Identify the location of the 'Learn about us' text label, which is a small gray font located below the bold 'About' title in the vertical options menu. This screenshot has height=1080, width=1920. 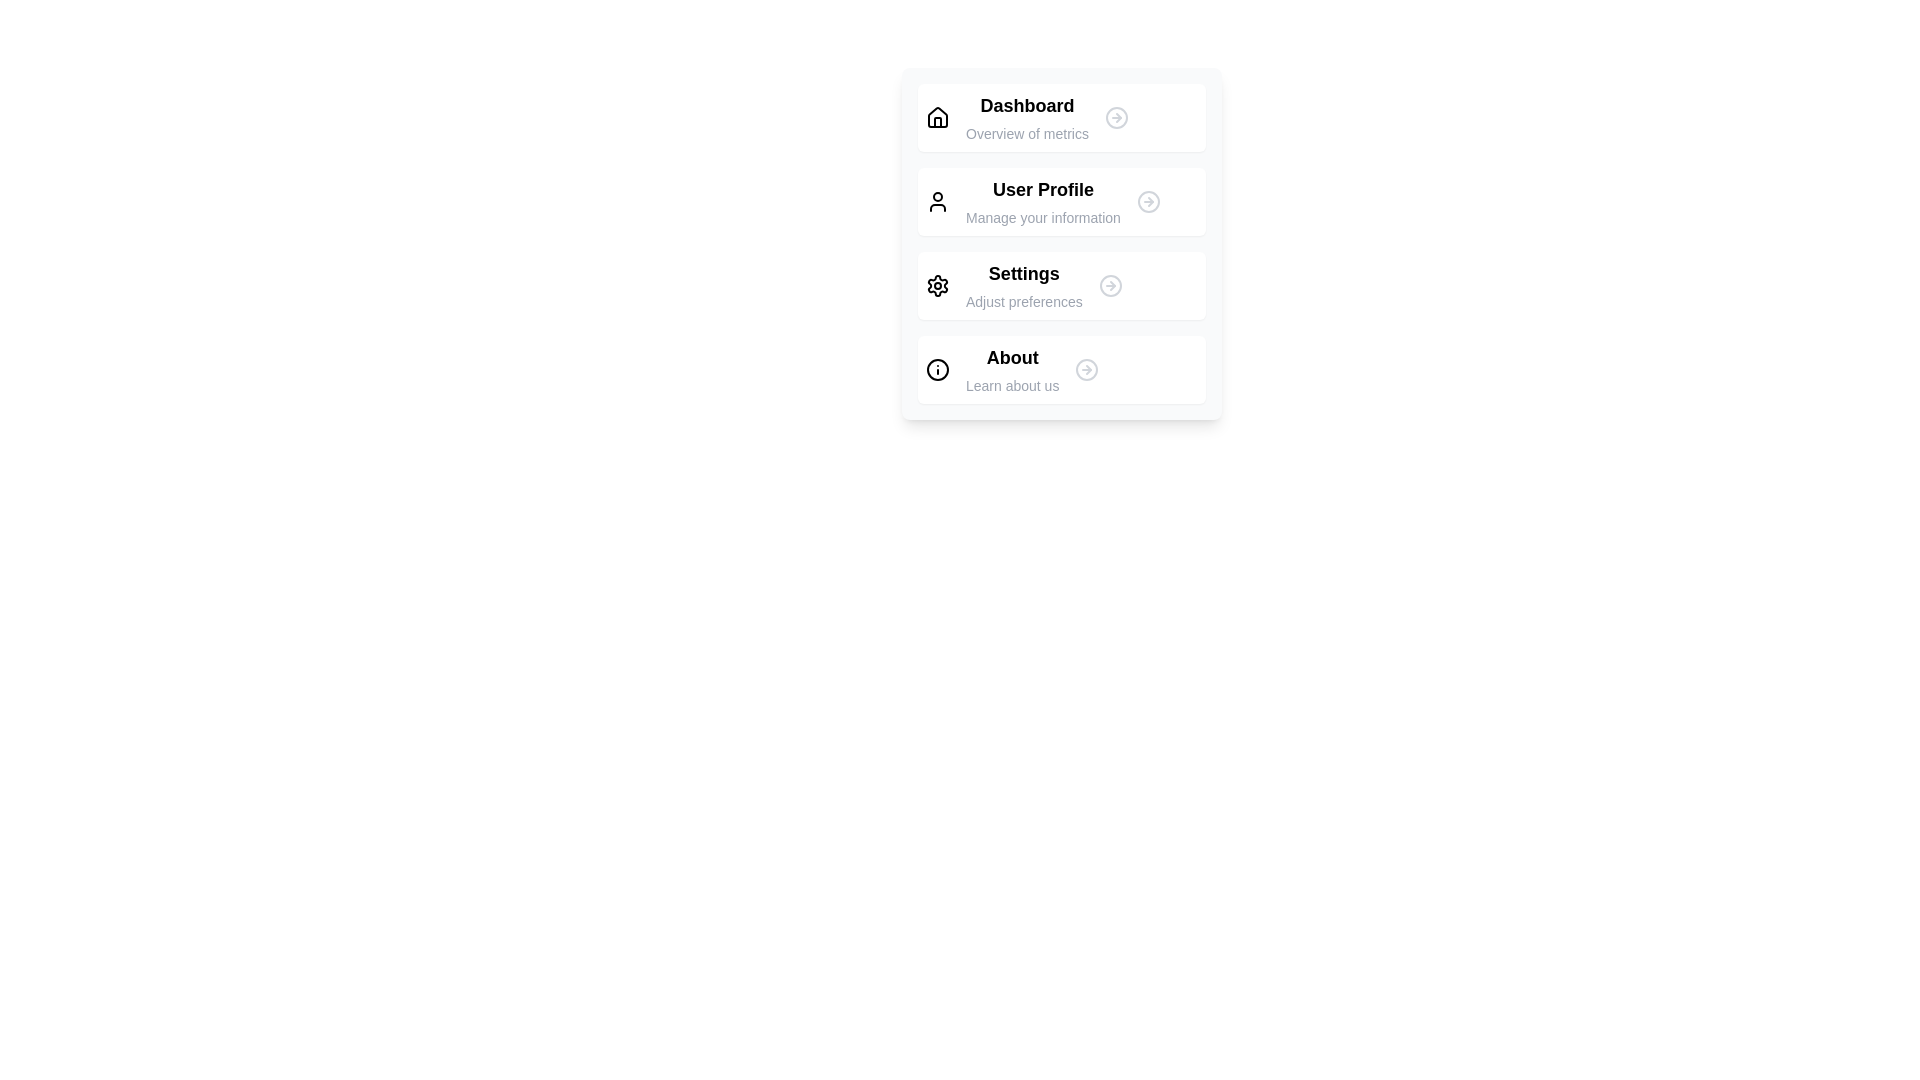
(1012, 385).